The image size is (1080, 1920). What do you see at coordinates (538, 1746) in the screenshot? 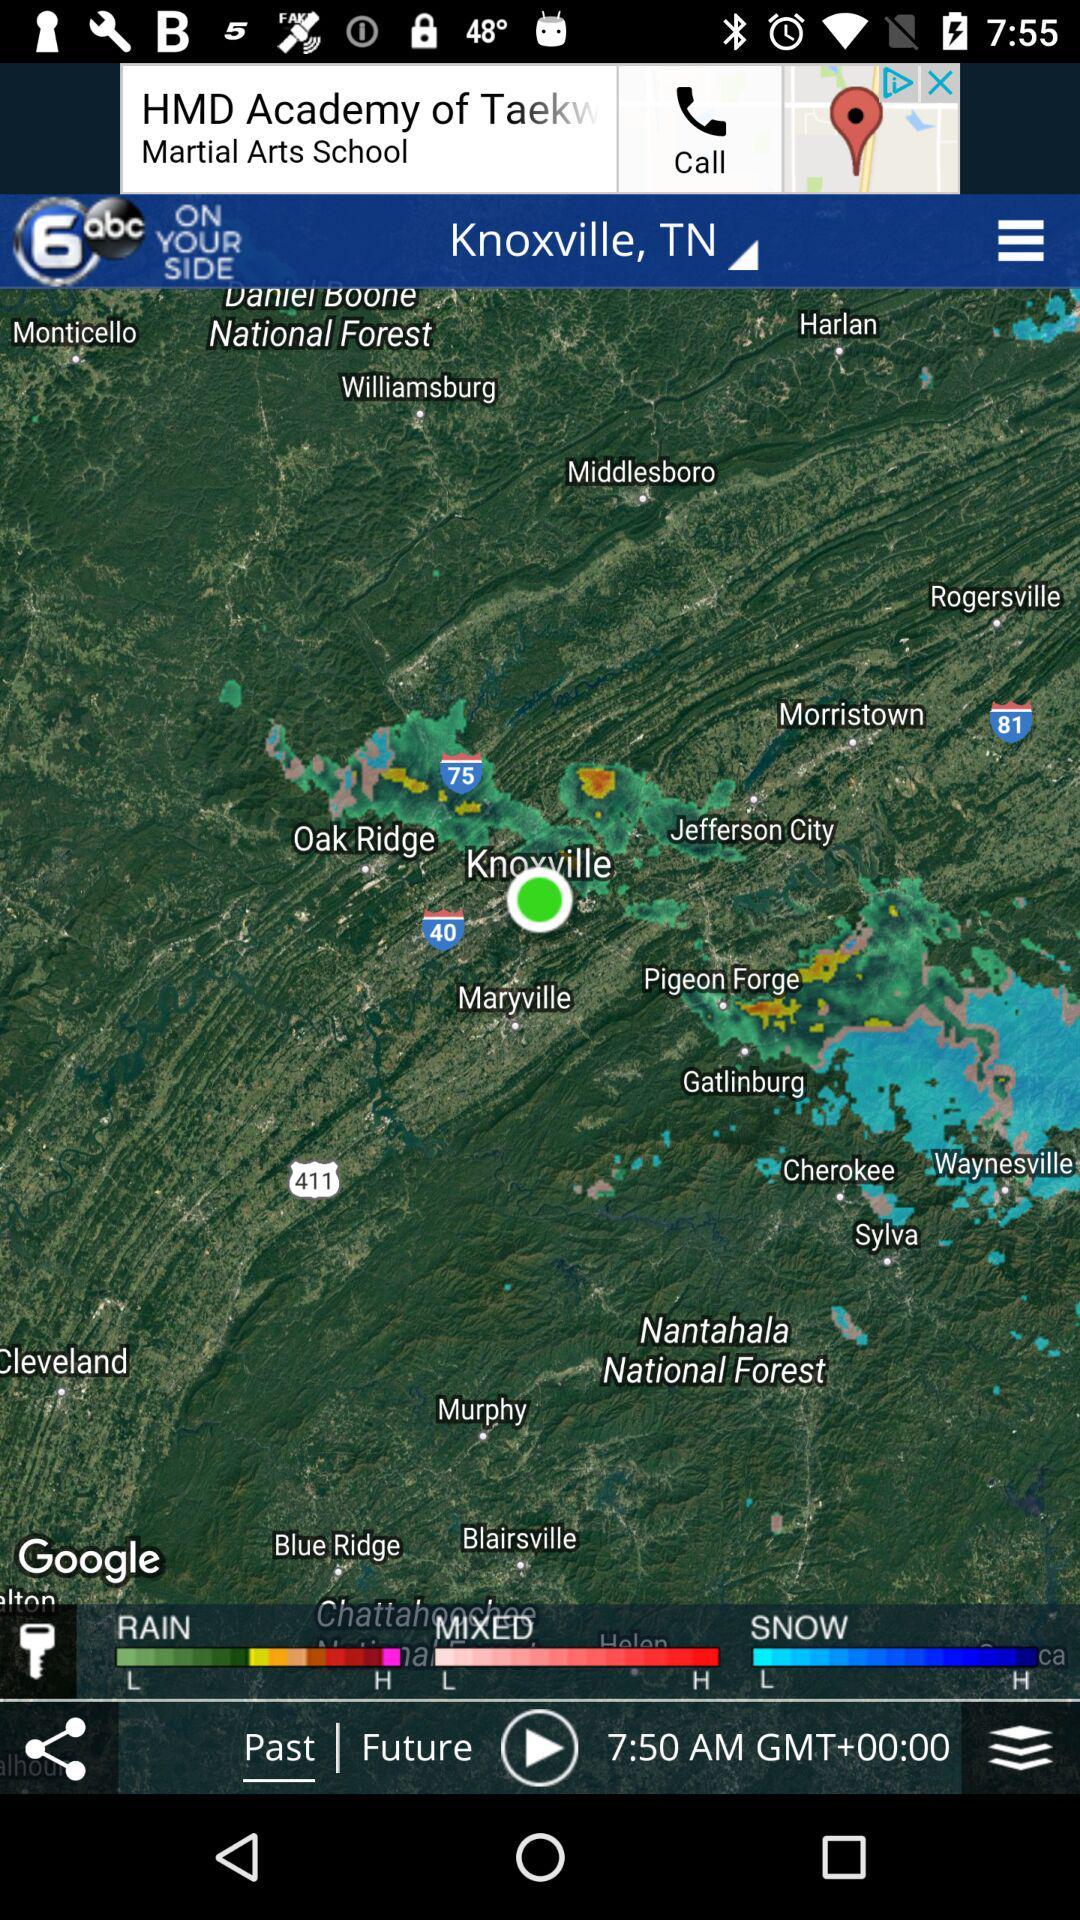
I see `icon to the left of the 7 50 am` at bounding box center [538, 1746].